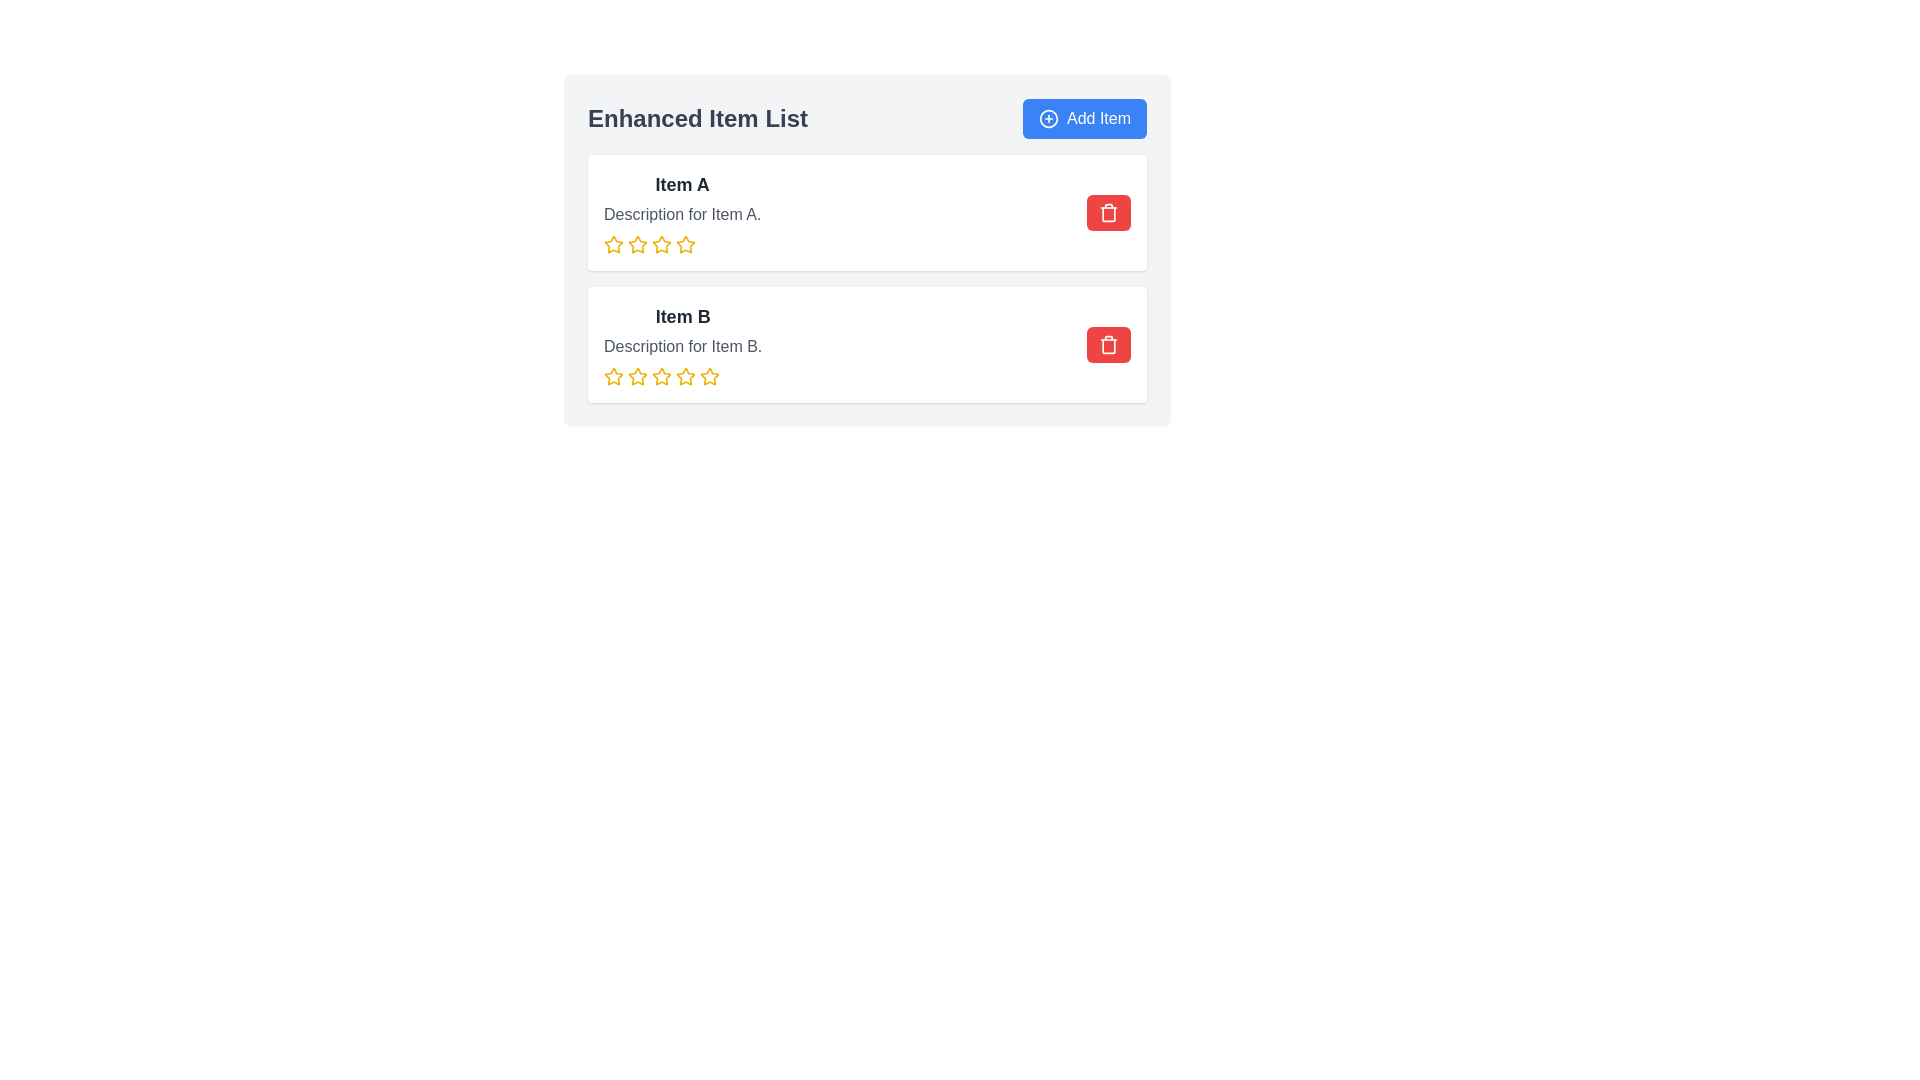 The image size is (1920, 1080). I want to click on the fourth star icon in the rating system under 'Item B', so click(686, 376).